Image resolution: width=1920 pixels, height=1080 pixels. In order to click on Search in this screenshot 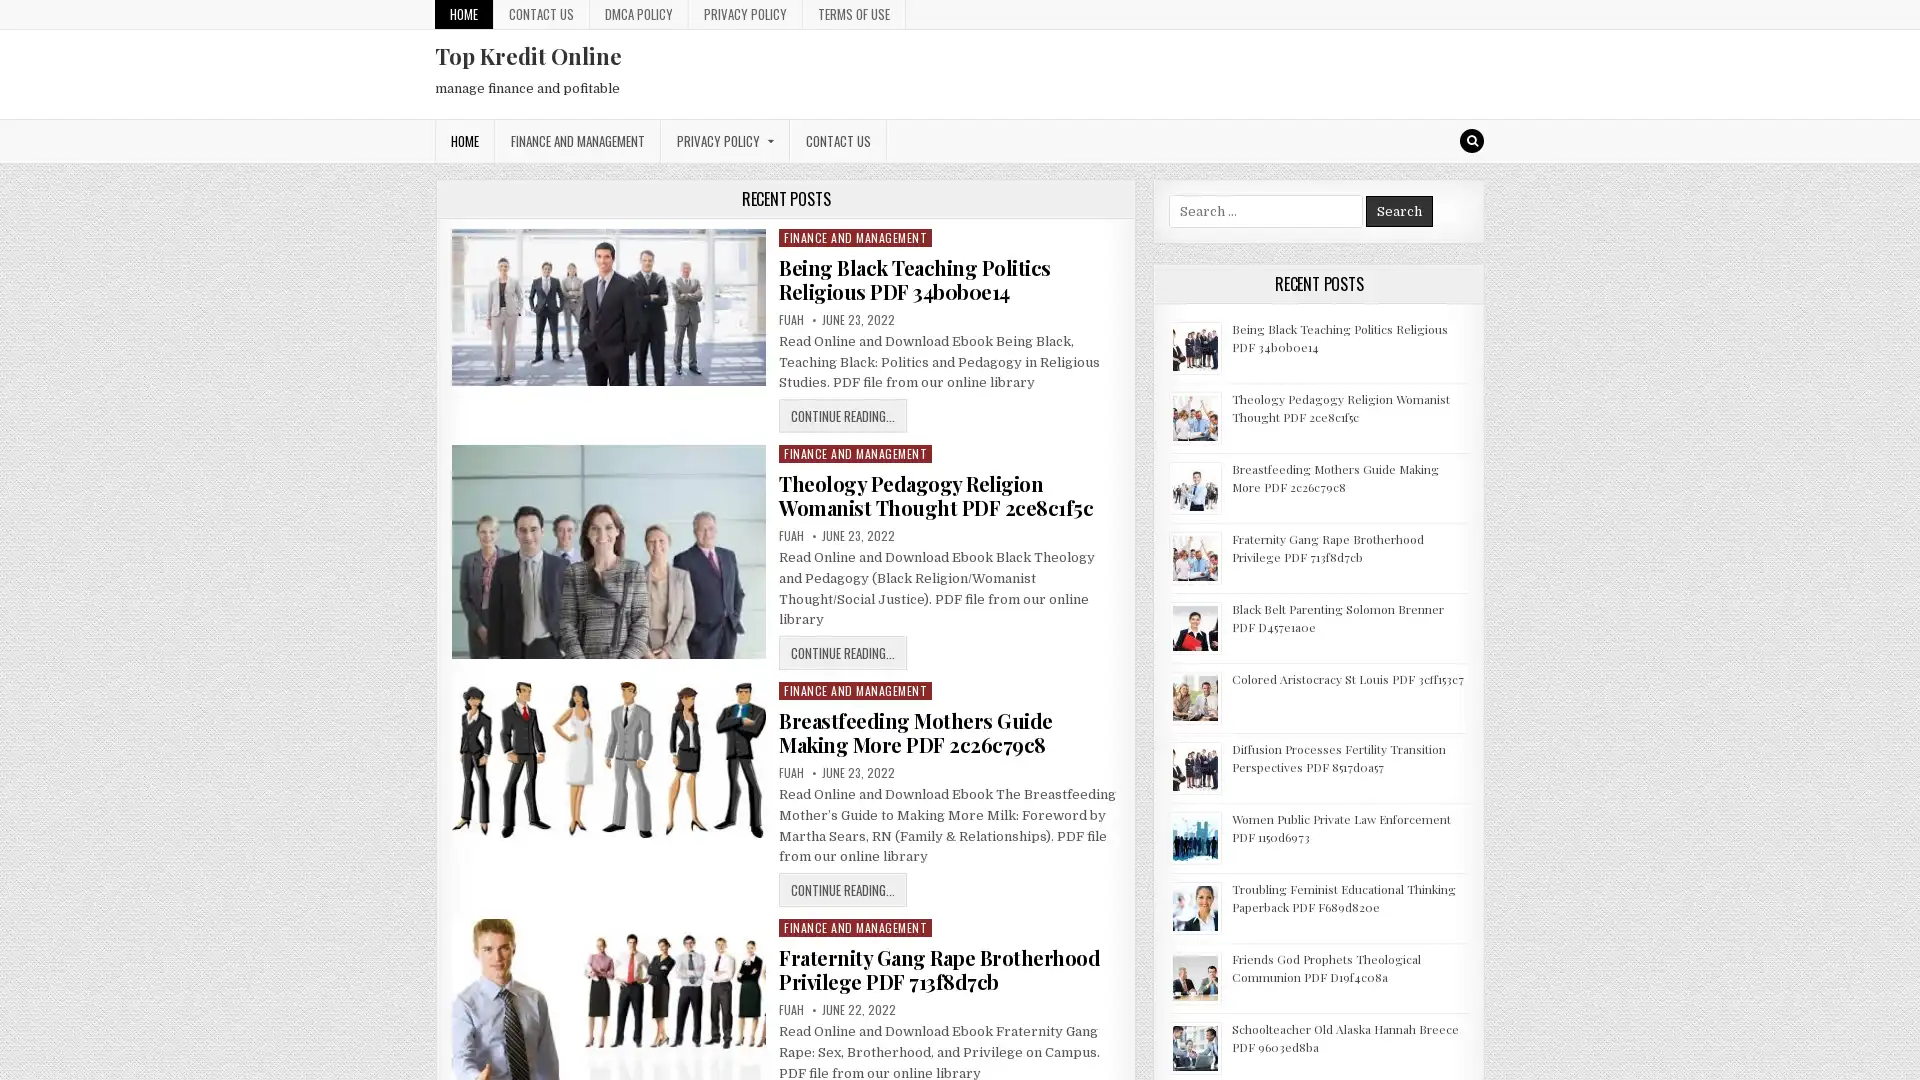, I will do `click(1398, 211)`.